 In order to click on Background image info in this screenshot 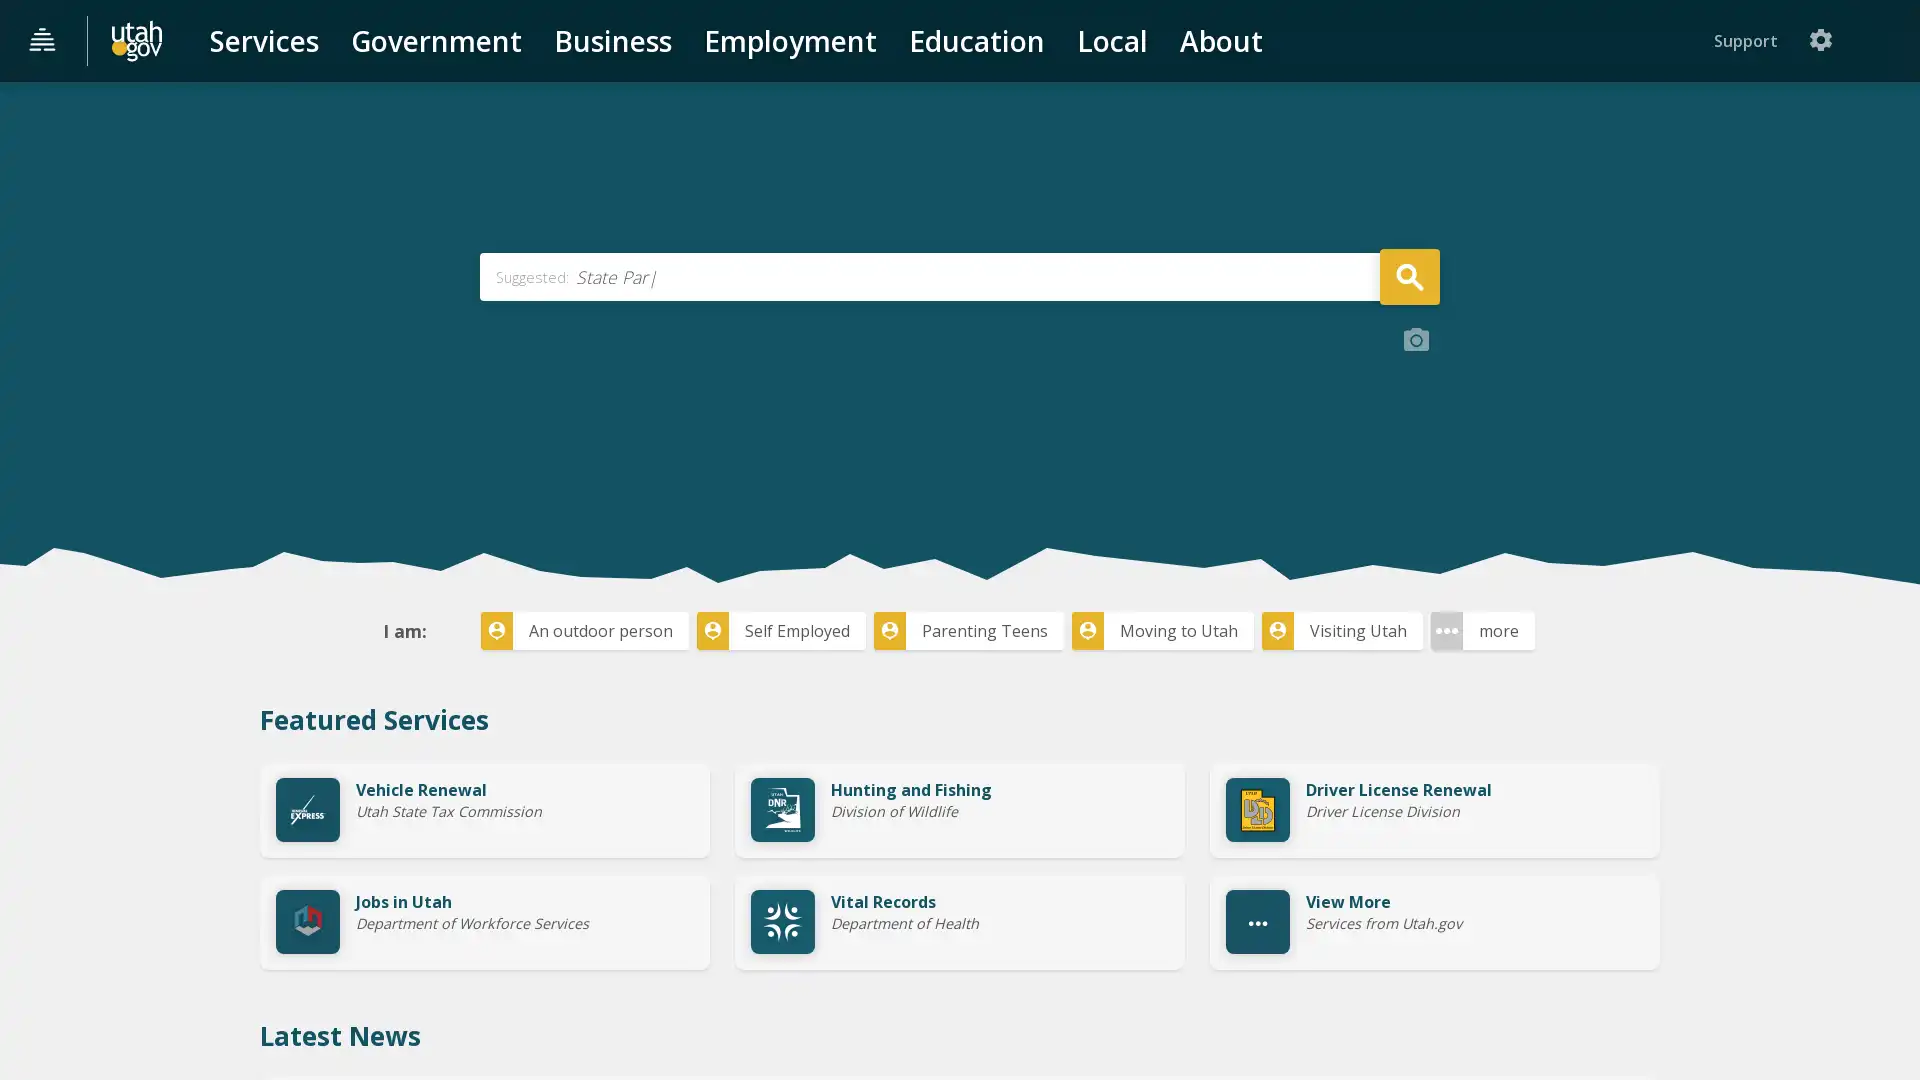, I will do `click(1415, 489)`.